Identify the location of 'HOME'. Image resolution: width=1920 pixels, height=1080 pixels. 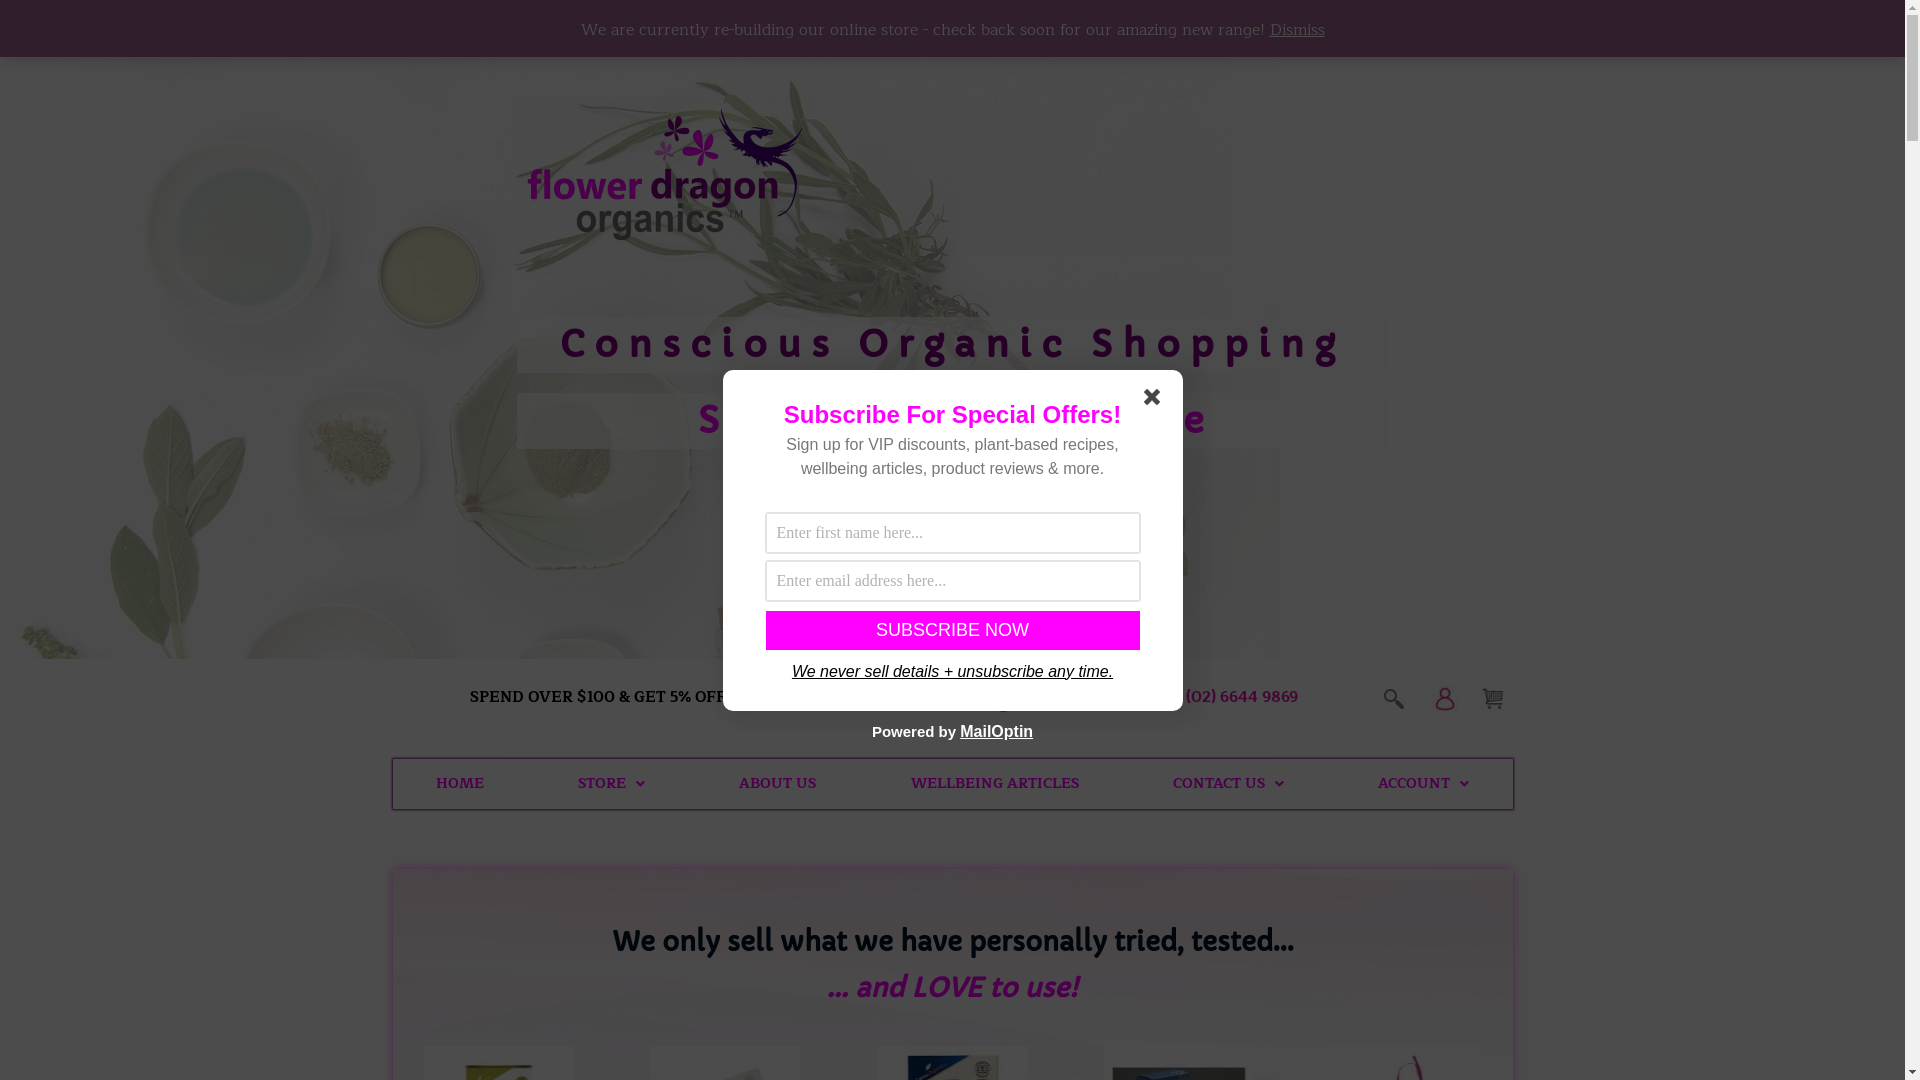
(458, 782).